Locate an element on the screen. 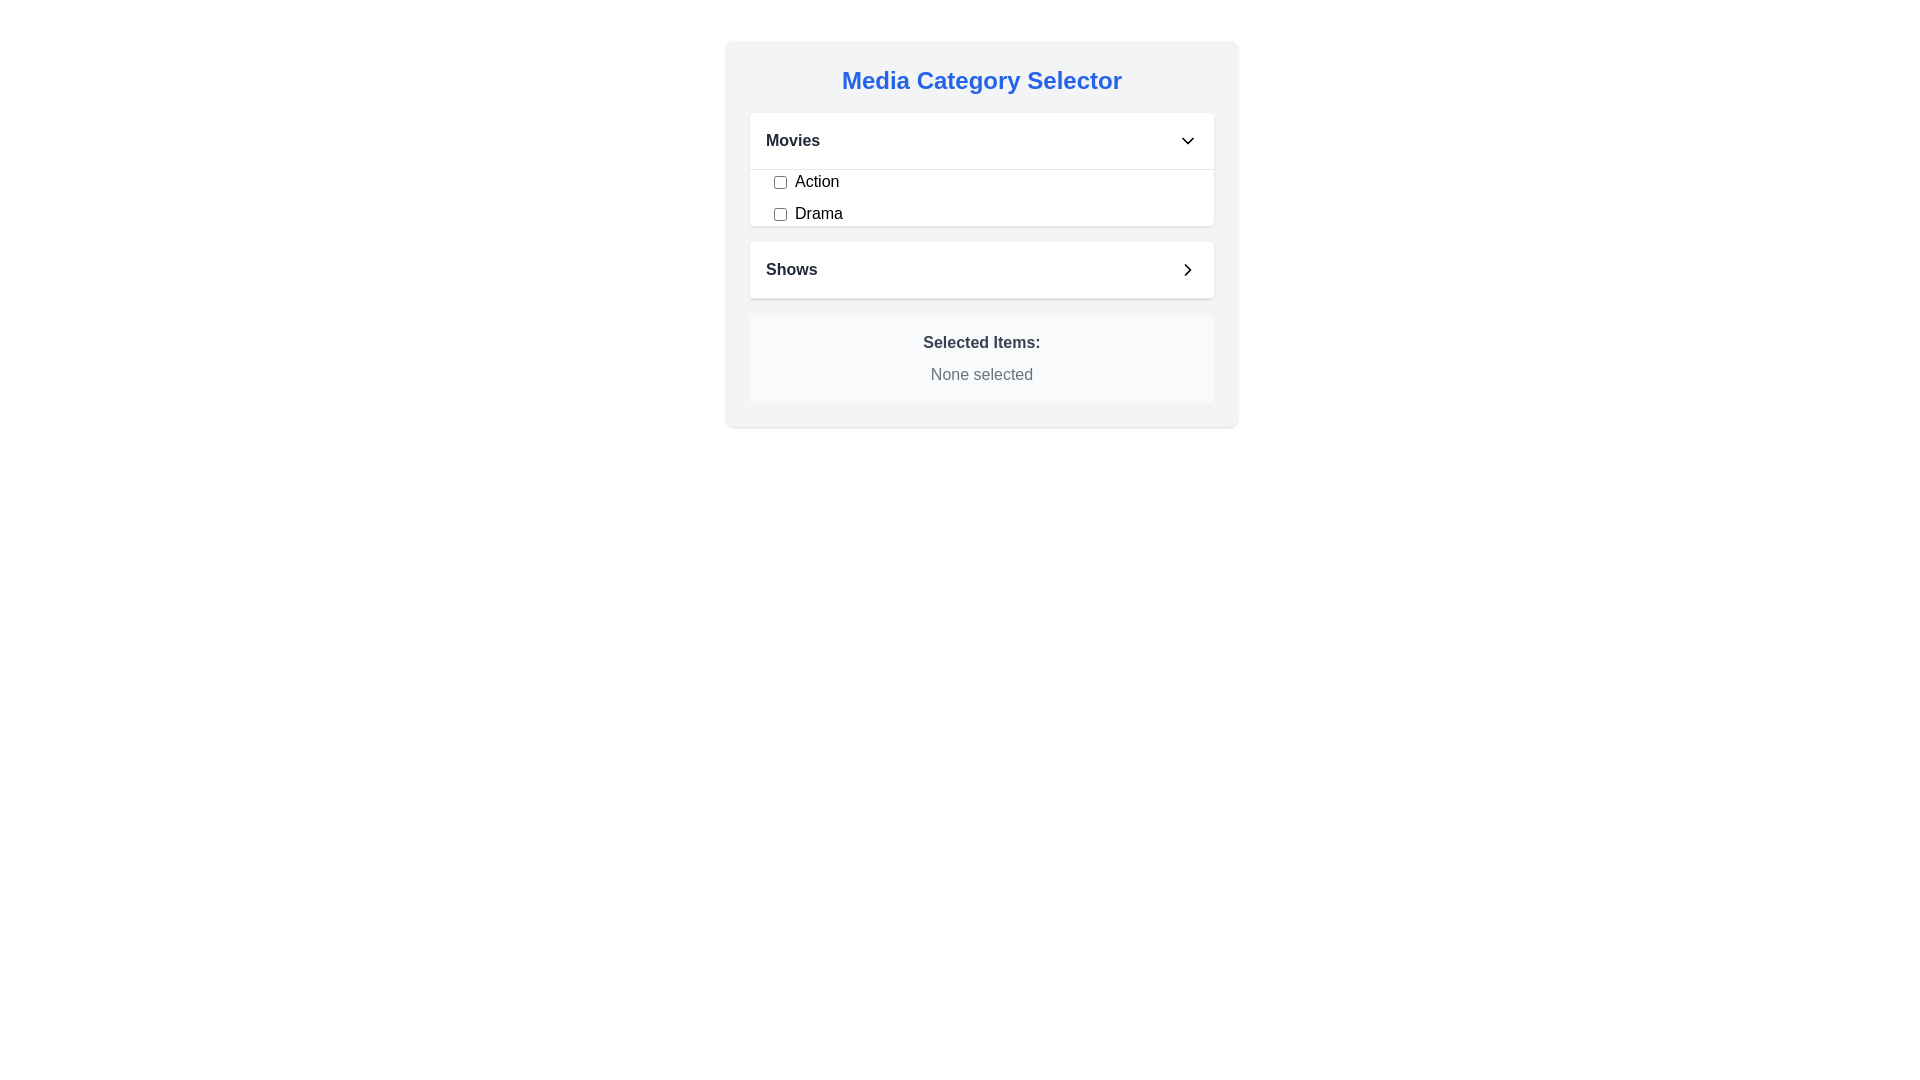 The width and height of the screenshot is (1920, 1080). the 'Selected Items' label that introduces the section above the 'None selected' text in the white card interface is located at coordinates (982, 342).